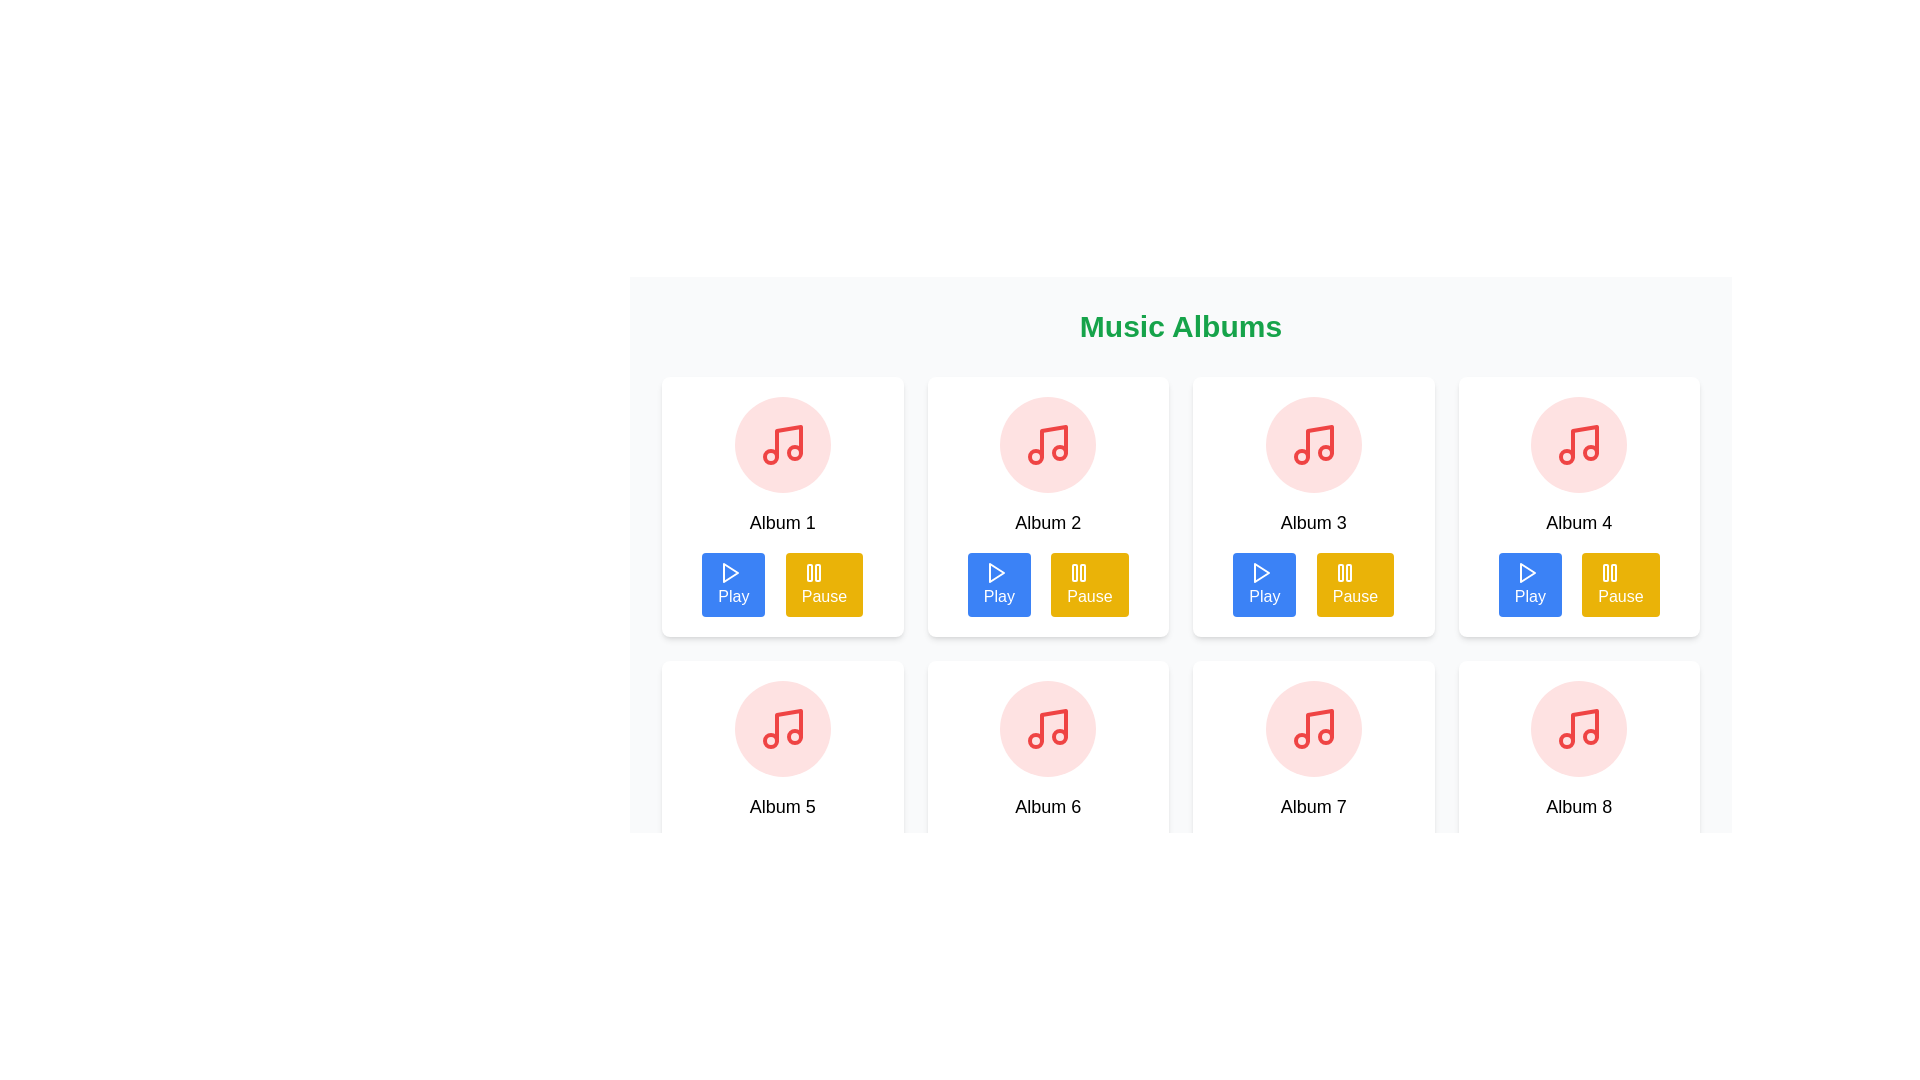 The height and width of the screenshot is (1080, 1920). What do you see at coordinates (1529, 585) in the screenshot?
I see `the blue rectangular 'Play' button with a white triangular play icon, located in the bottom-right corner of the 'Album 4' card` at bounding box center [1529, 585].